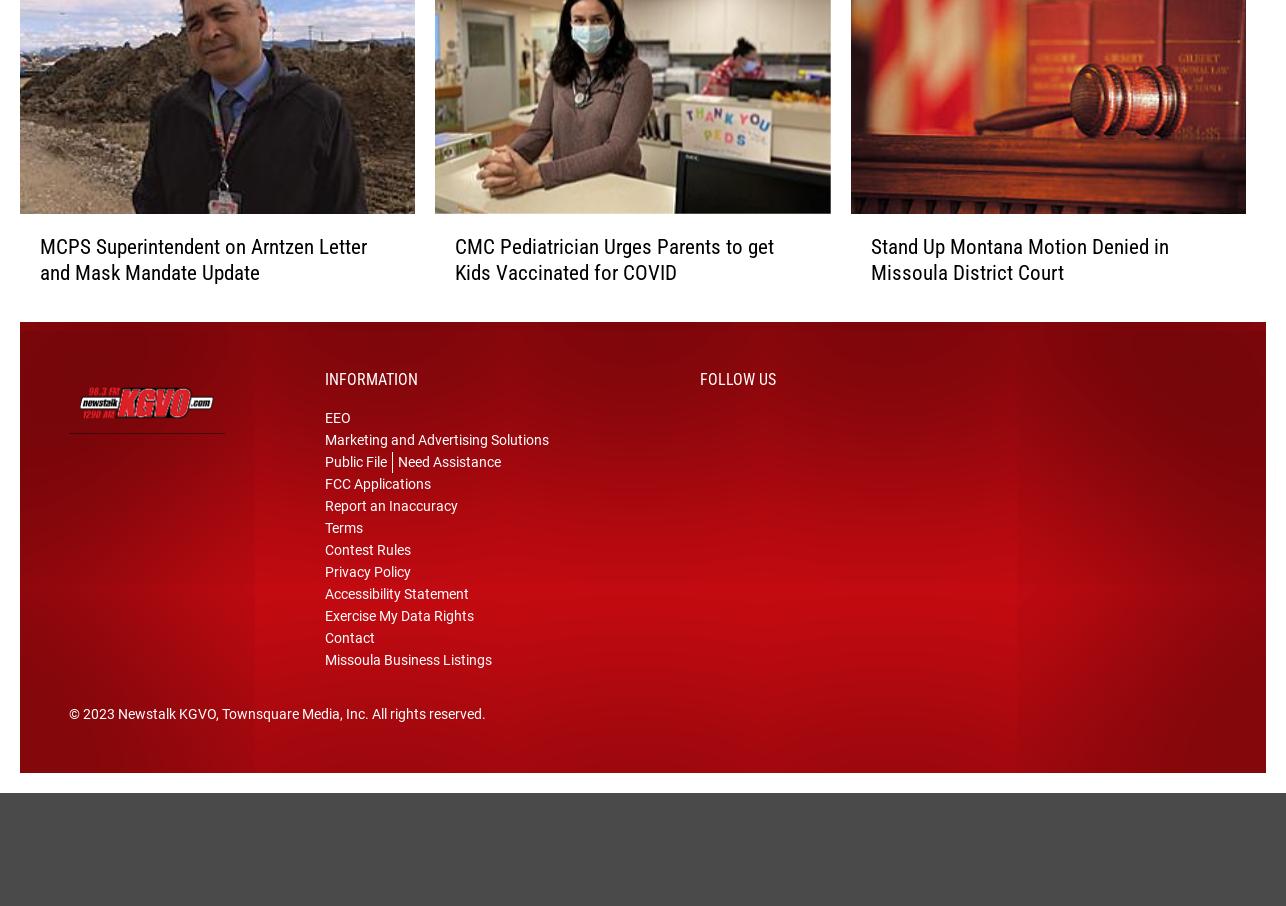 The height and width of the screenshot is (906, 1286). What do you see at coordinates (99, 739) in the screenshot?
I see `'2023'` at bounding box center [99, 739].